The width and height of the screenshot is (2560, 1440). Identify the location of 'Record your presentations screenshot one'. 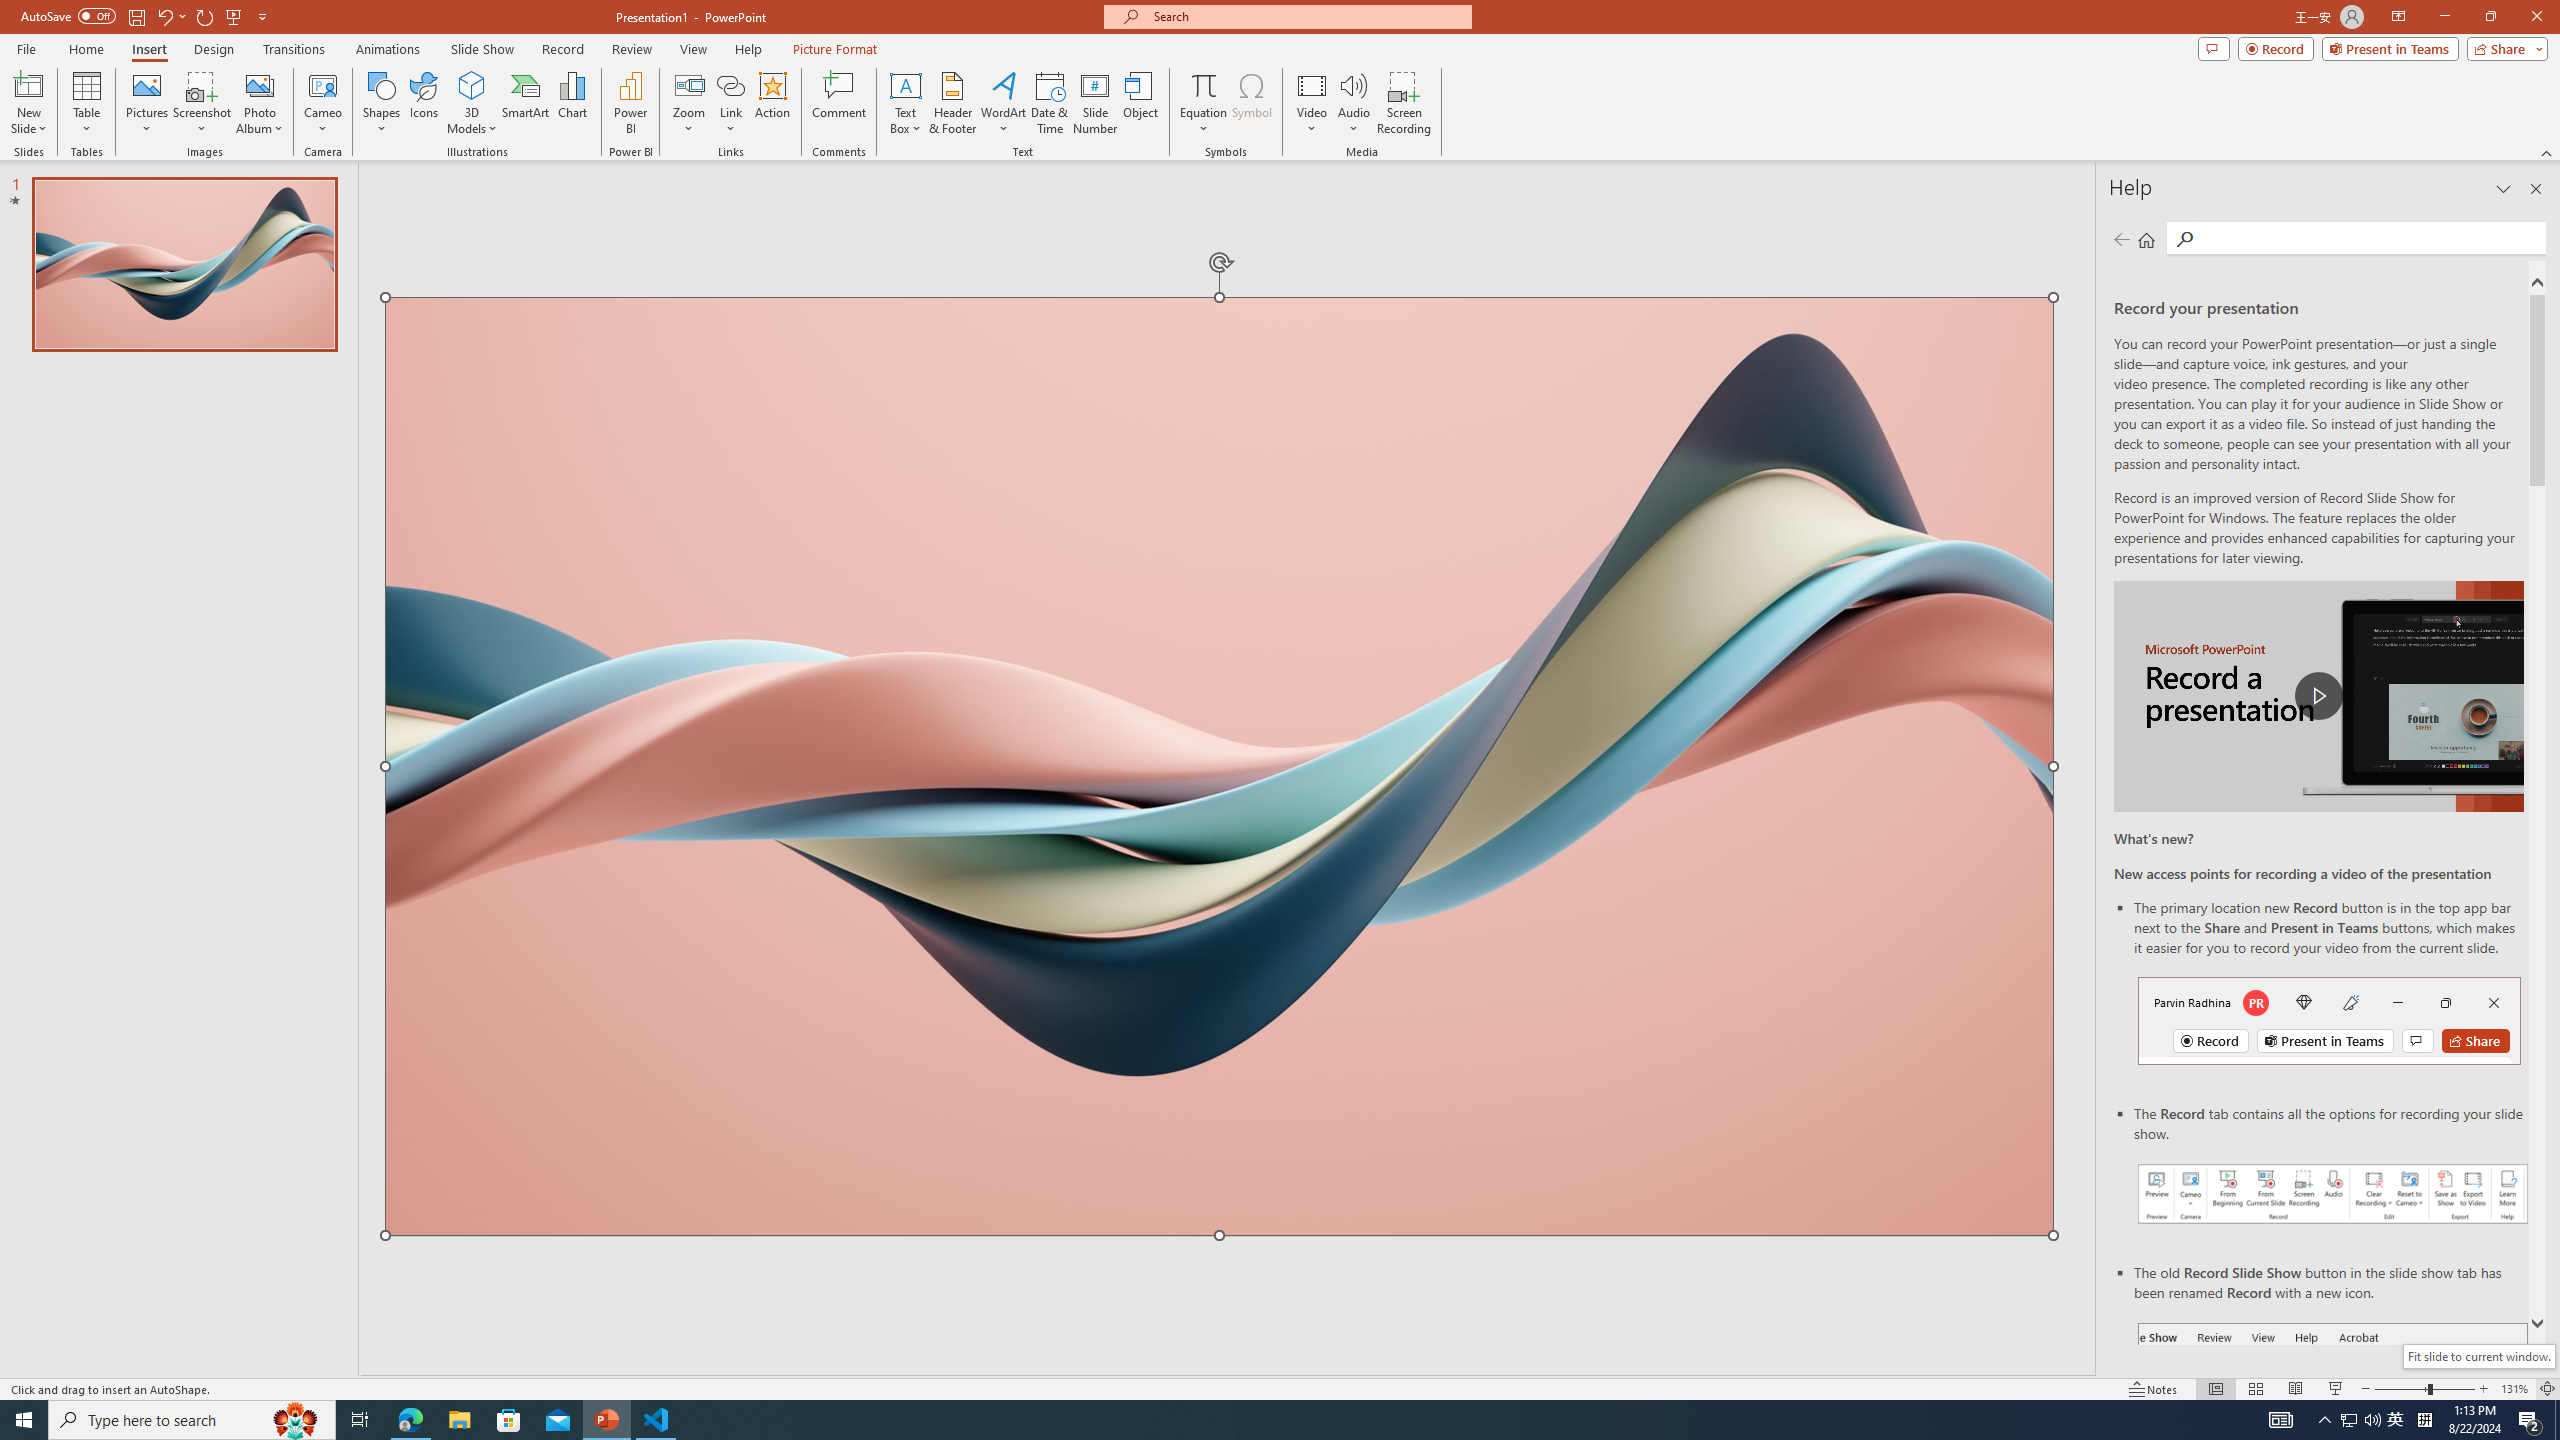
(2332, 1192).